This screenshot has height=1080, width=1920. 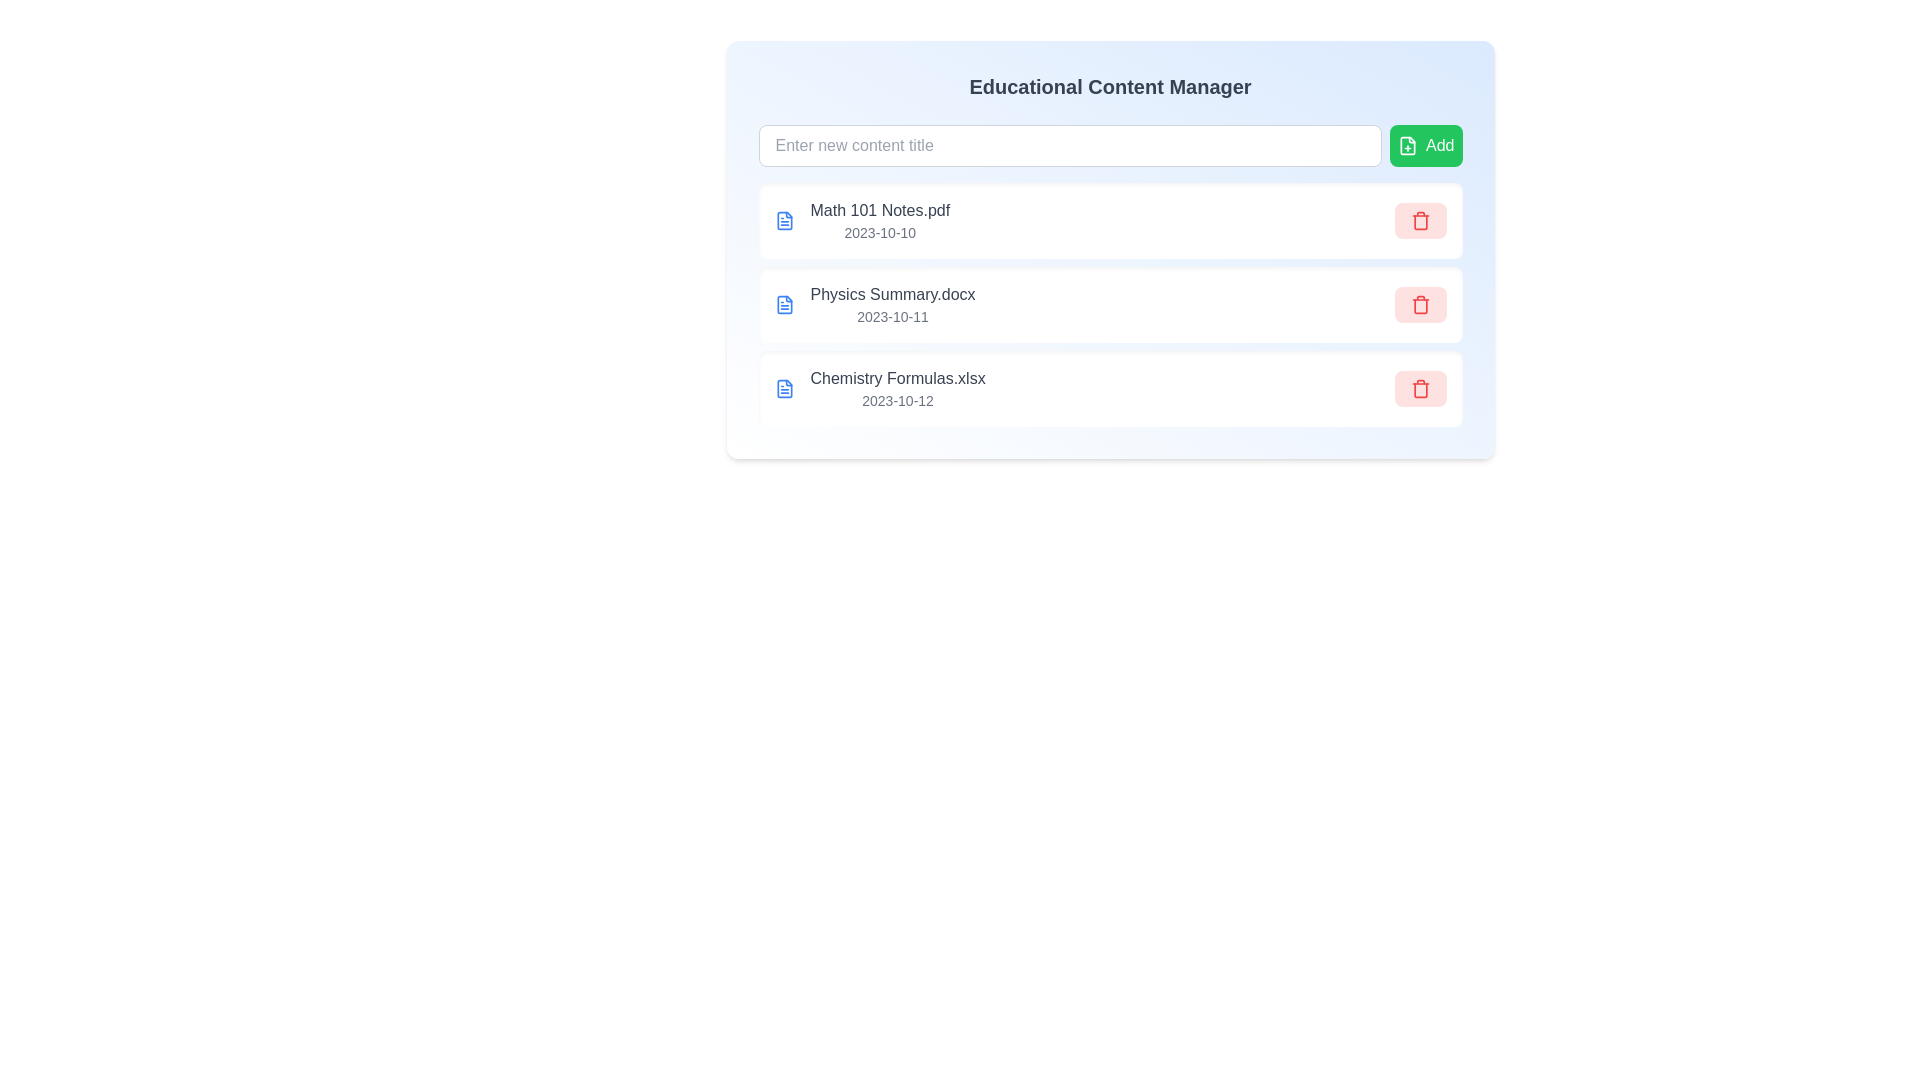 What do you see at coordinates (879, 389) in the screenshot?
I see `the file list entry representing a document` at bounding box center [879, 389].